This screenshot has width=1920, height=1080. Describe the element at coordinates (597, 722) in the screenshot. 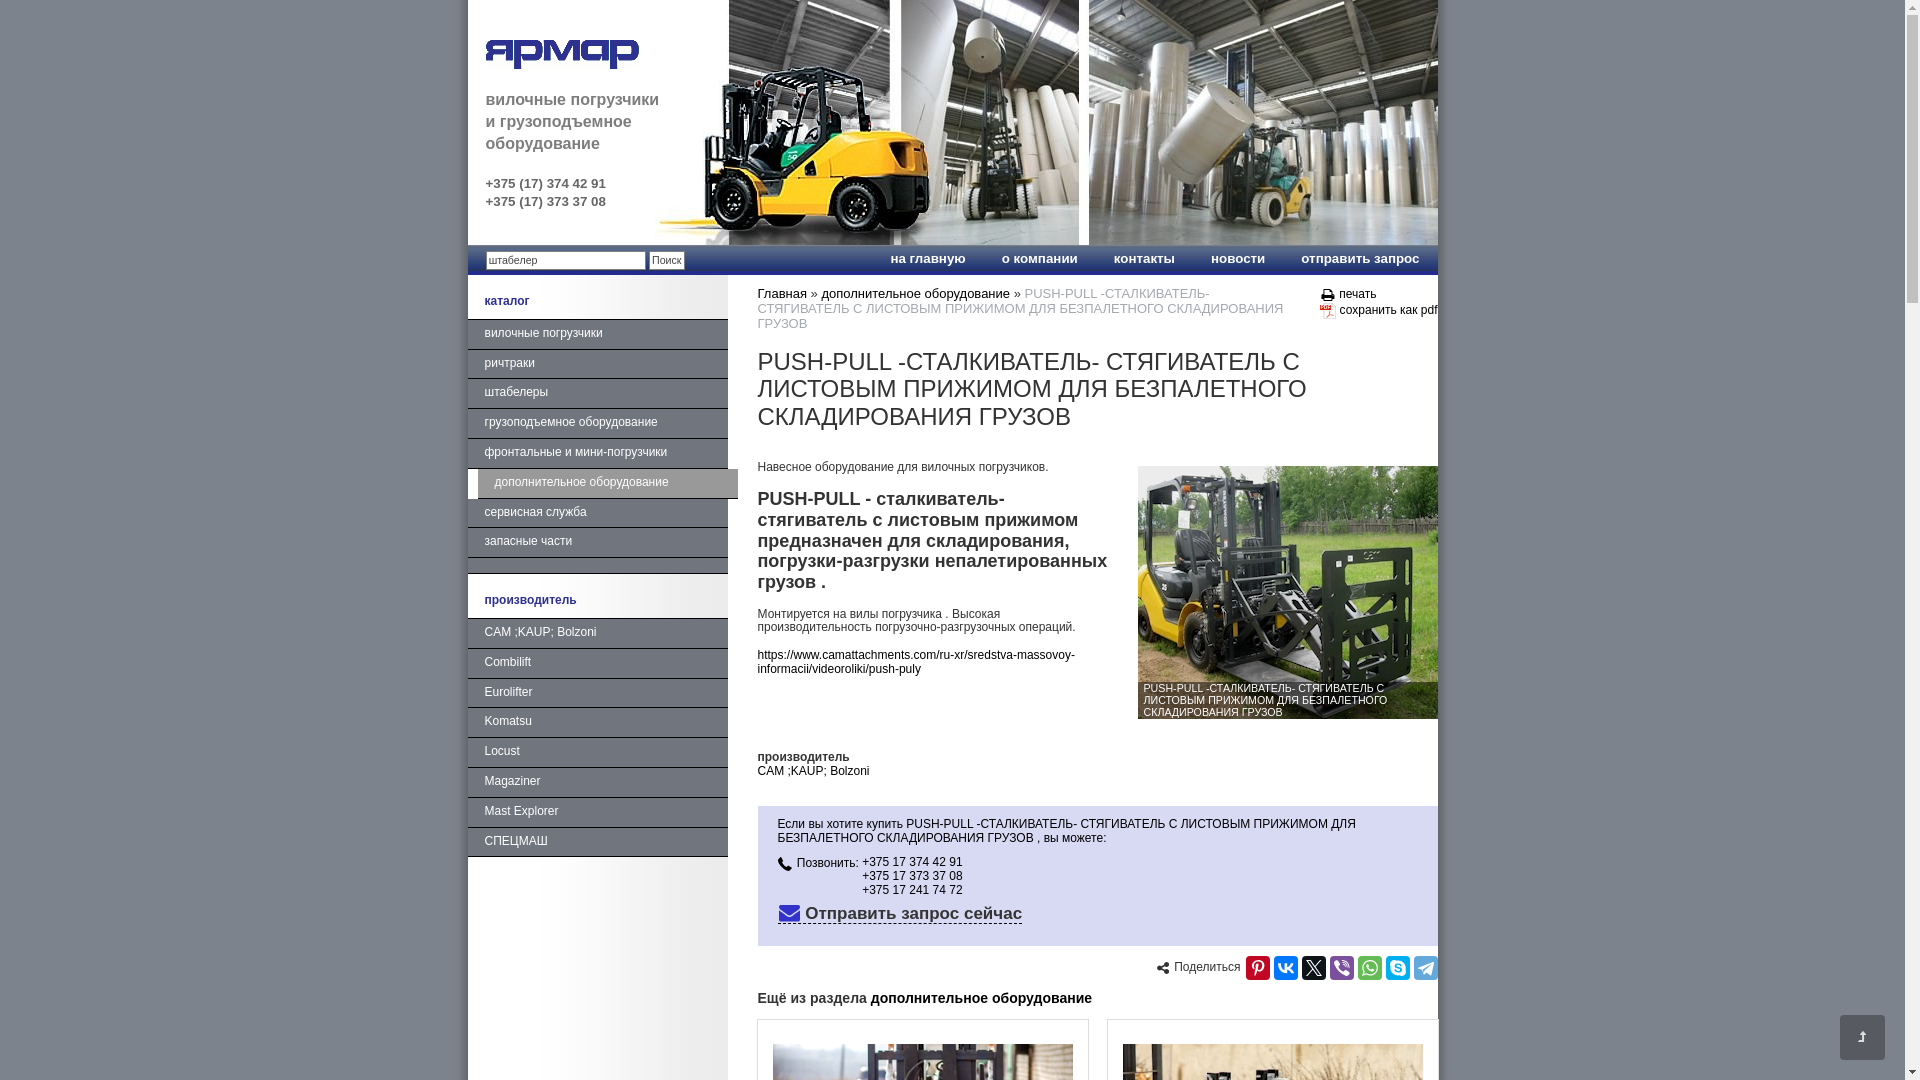

I see `'Komatsu'` at that location.